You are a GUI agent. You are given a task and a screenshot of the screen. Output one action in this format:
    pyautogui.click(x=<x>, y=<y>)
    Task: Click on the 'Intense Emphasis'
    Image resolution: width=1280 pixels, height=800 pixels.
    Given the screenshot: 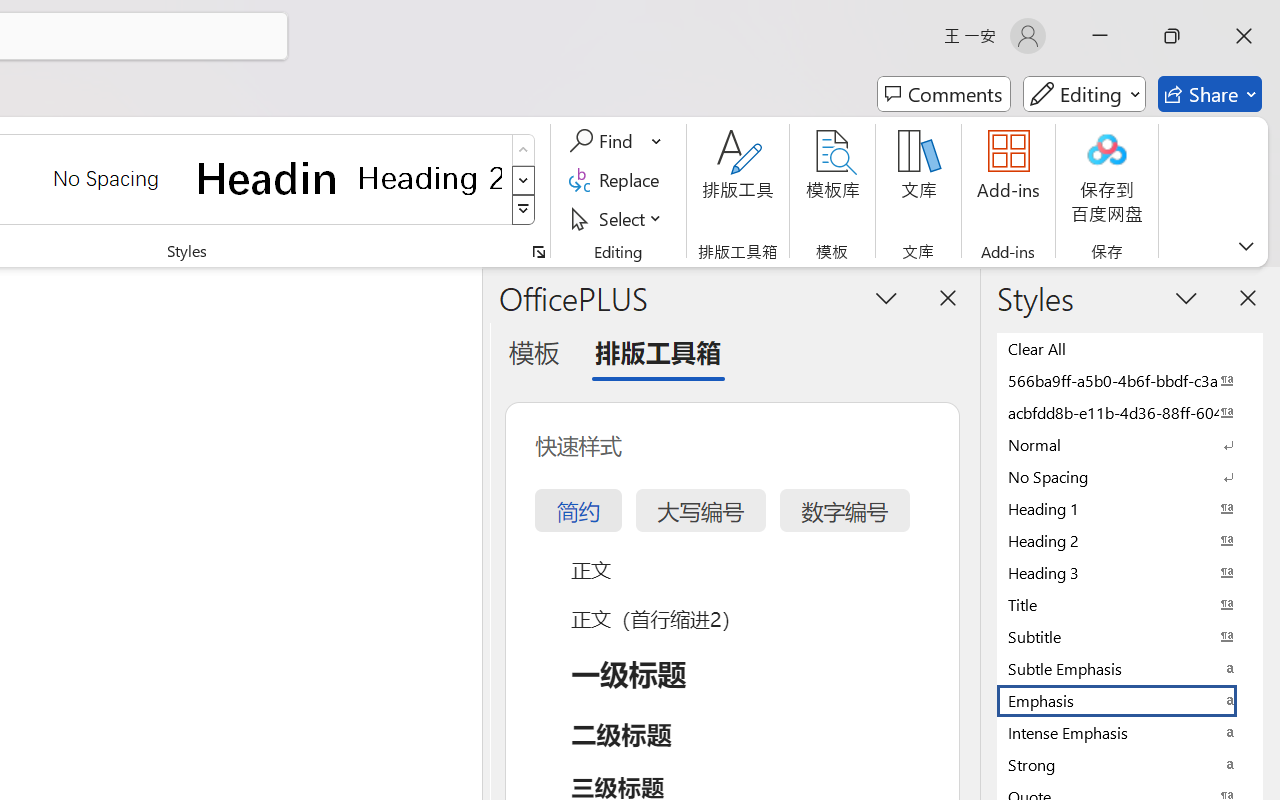 What is the action you would take?
    pyautogui.click(x=1130, y=731)
    